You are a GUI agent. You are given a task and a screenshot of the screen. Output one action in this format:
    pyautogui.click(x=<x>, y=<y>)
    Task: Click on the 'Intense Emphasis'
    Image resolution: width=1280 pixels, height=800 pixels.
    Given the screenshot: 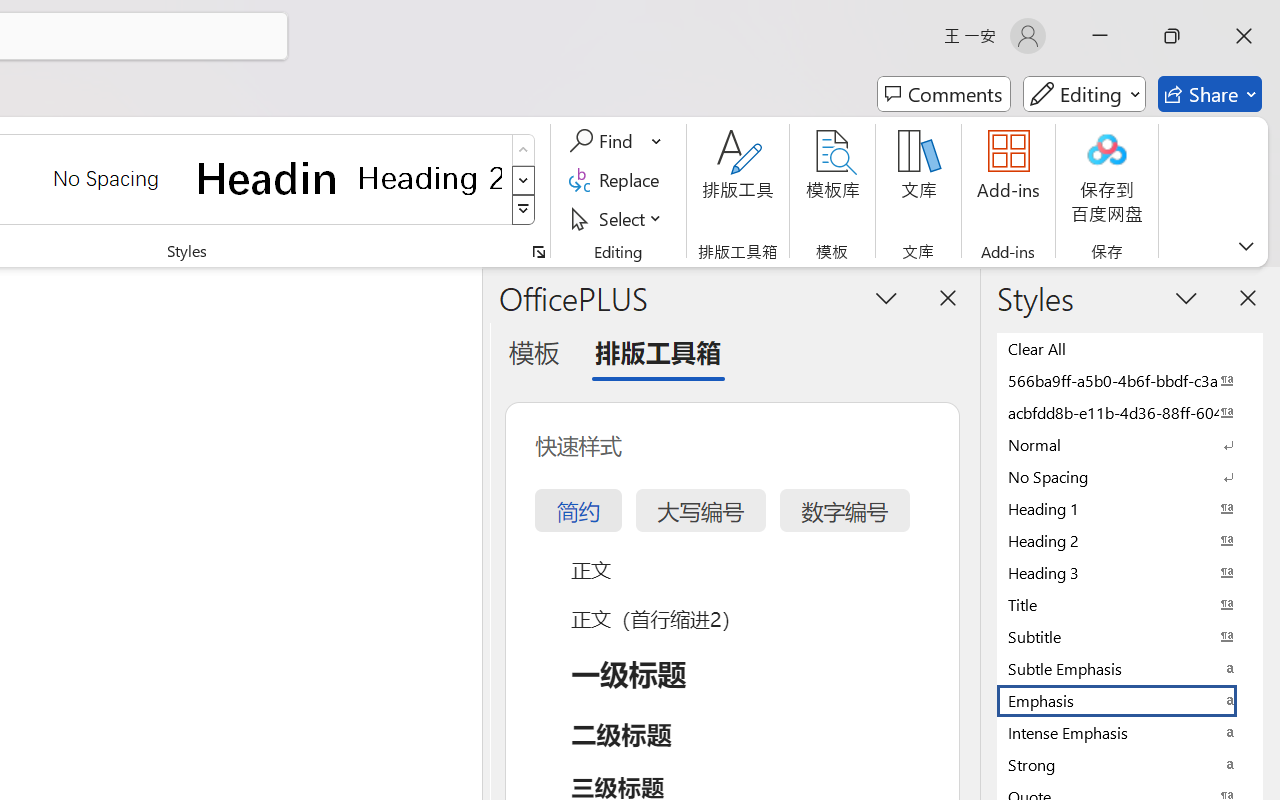 What is the action you would take?
    pyautogui.click(x=1130, y=731)
    